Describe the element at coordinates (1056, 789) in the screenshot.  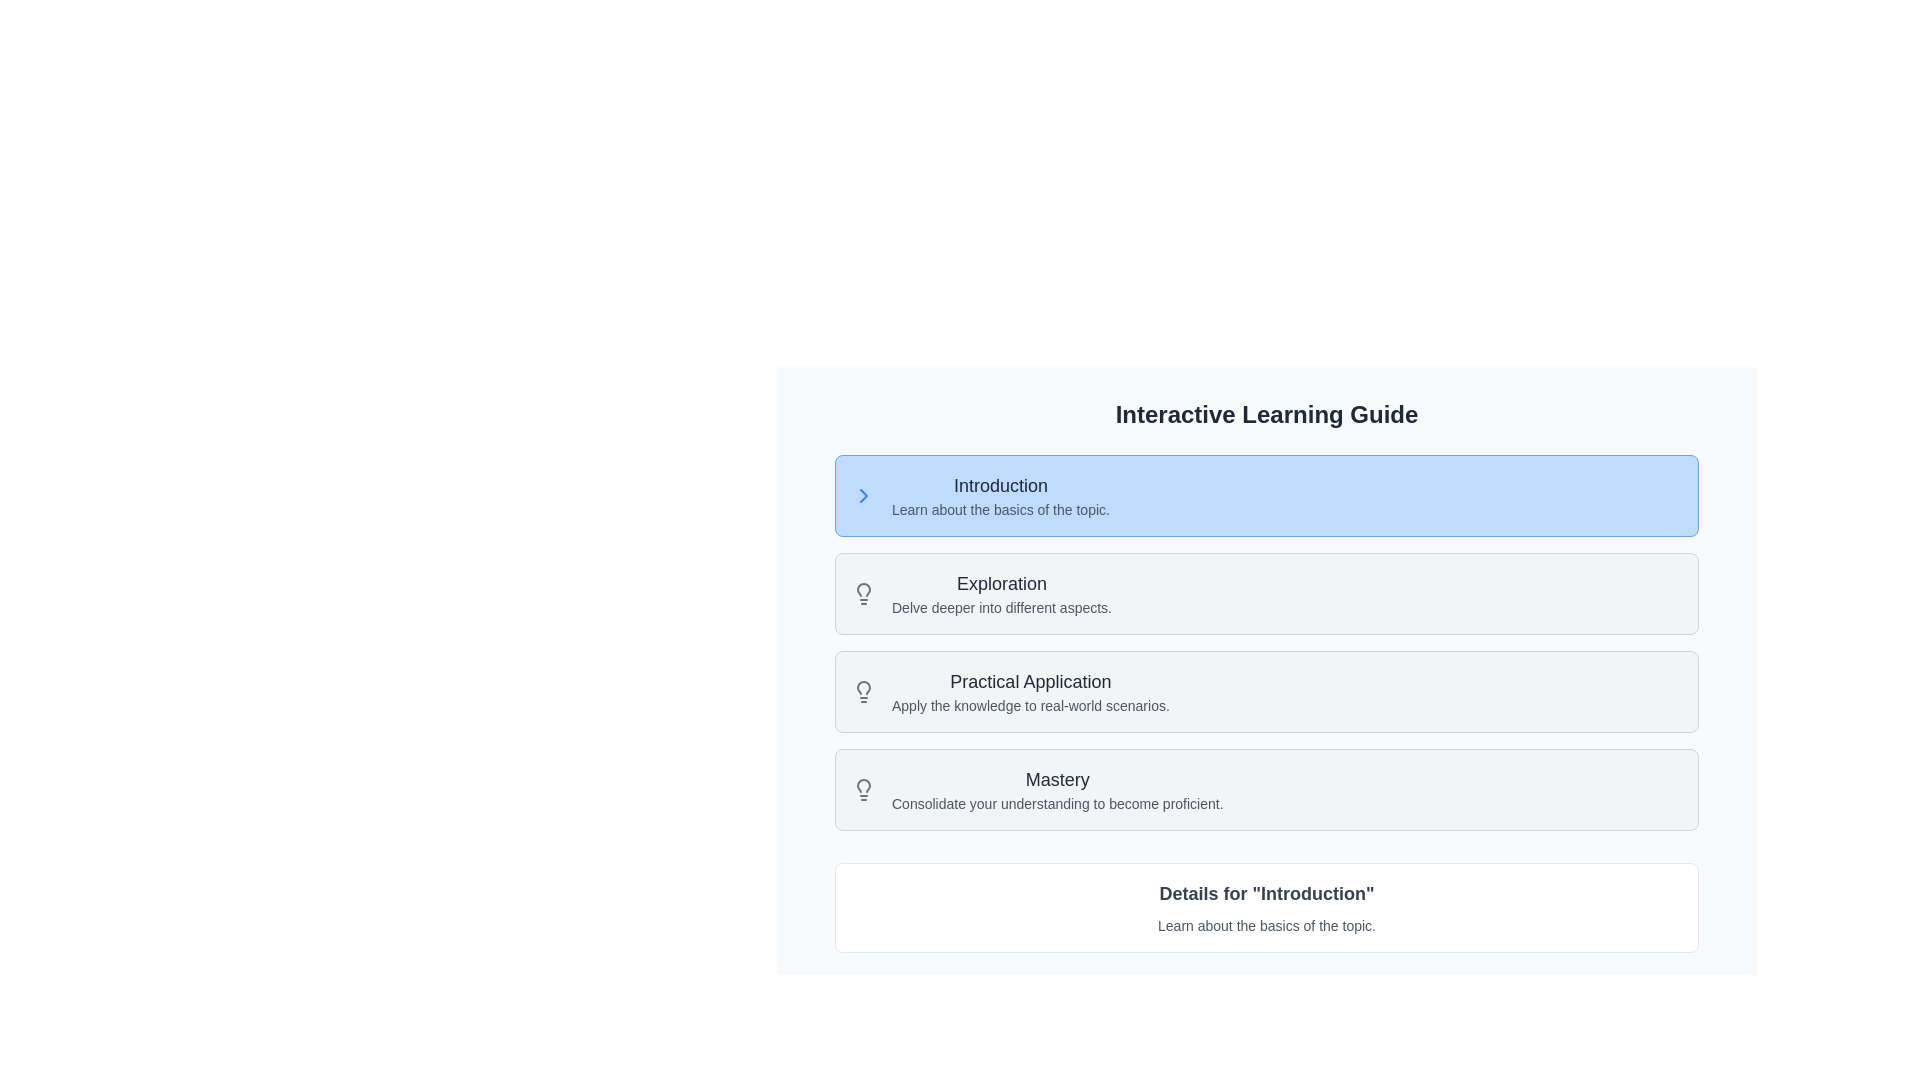
I see `the 'Mastery' text block` at that location.